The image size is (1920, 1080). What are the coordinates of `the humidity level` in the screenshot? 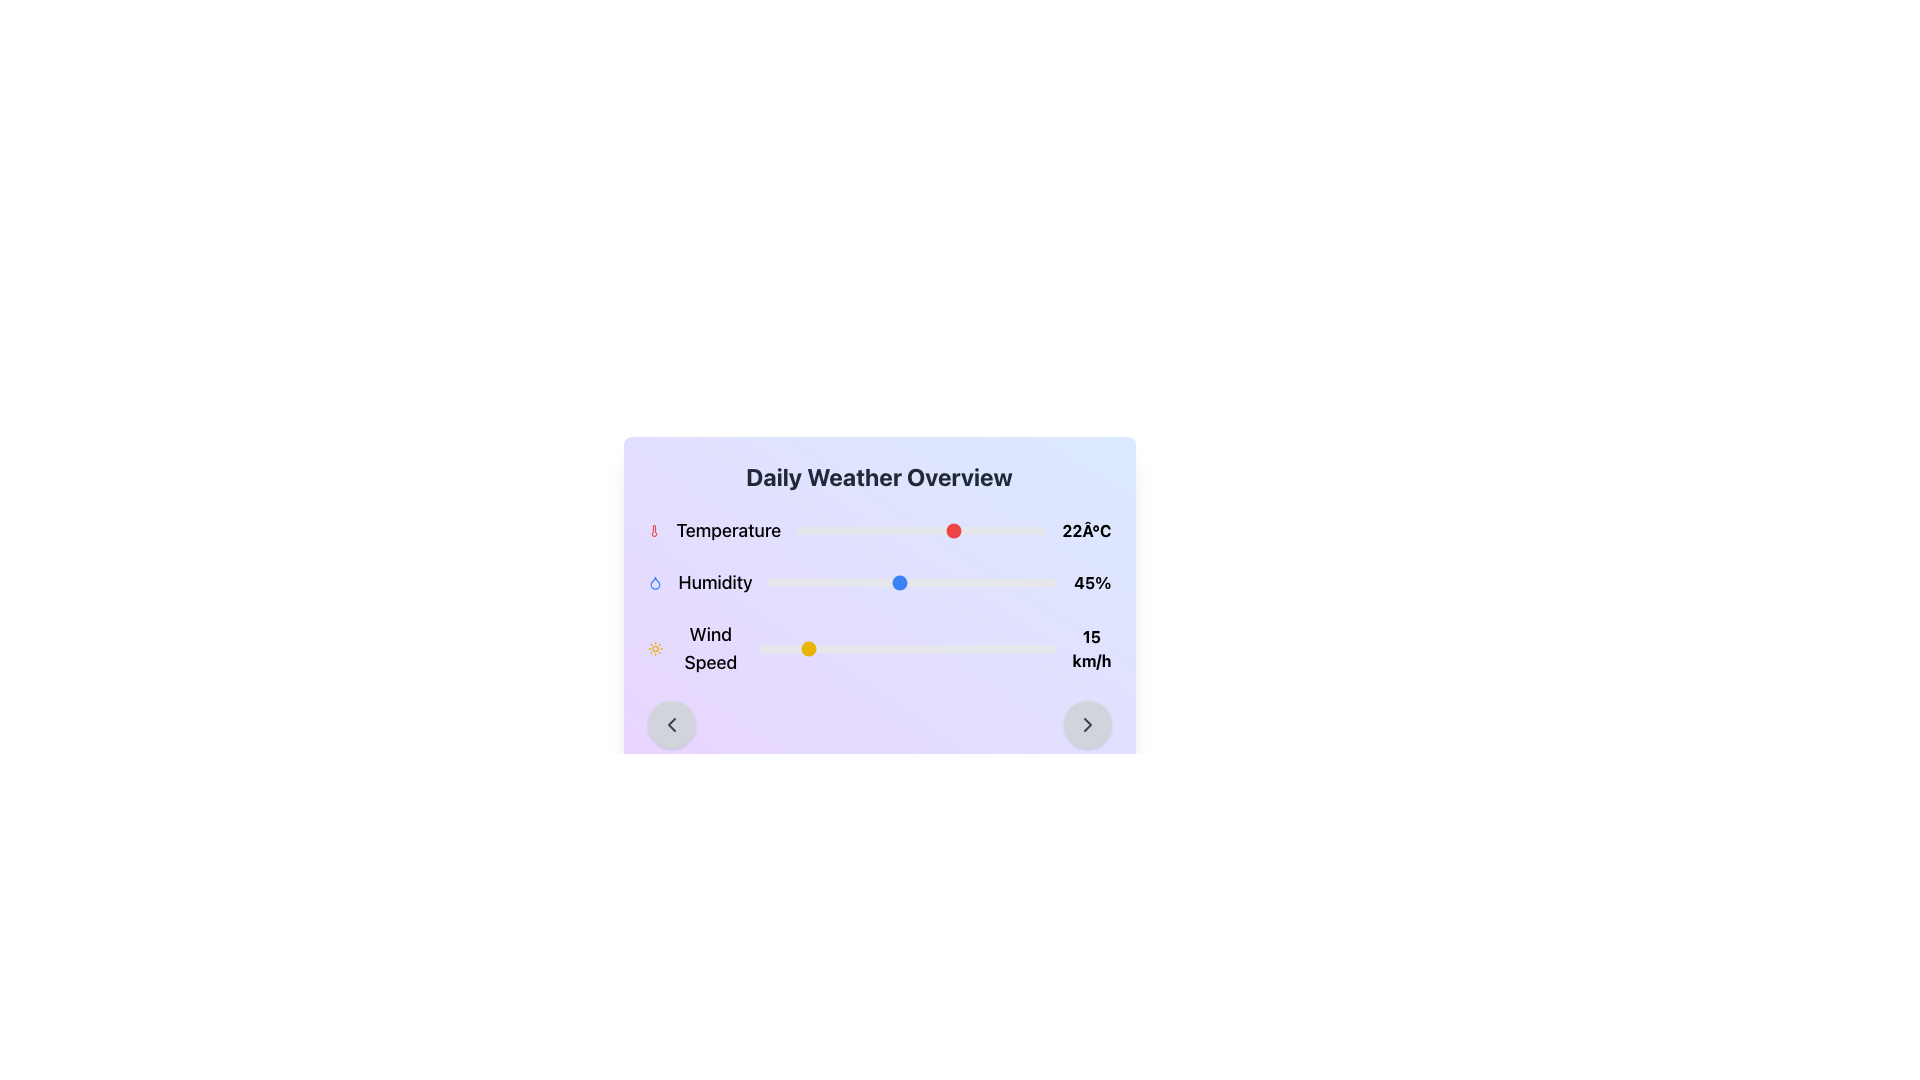 It's located at (997, 582).